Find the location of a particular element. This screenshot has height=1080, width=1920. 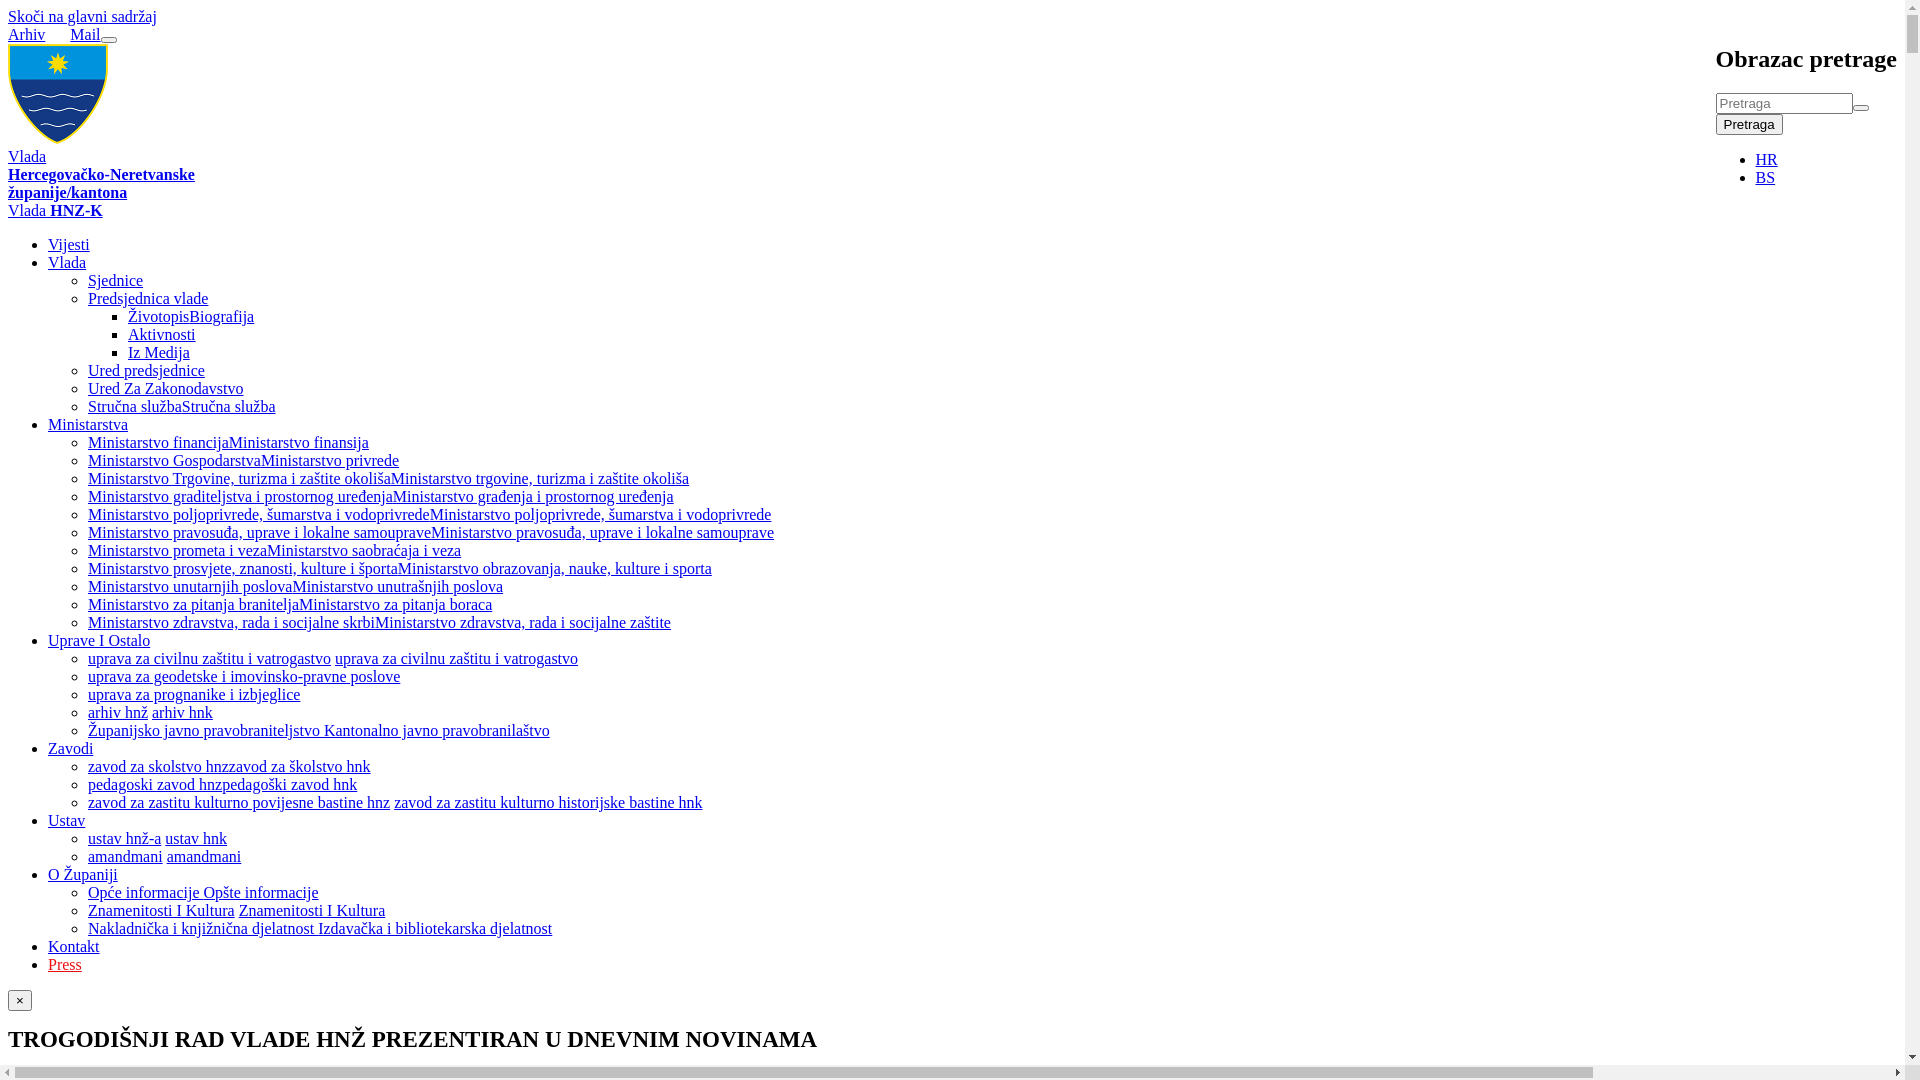

'arhiv hnk' is located at coordinates (182, 711).